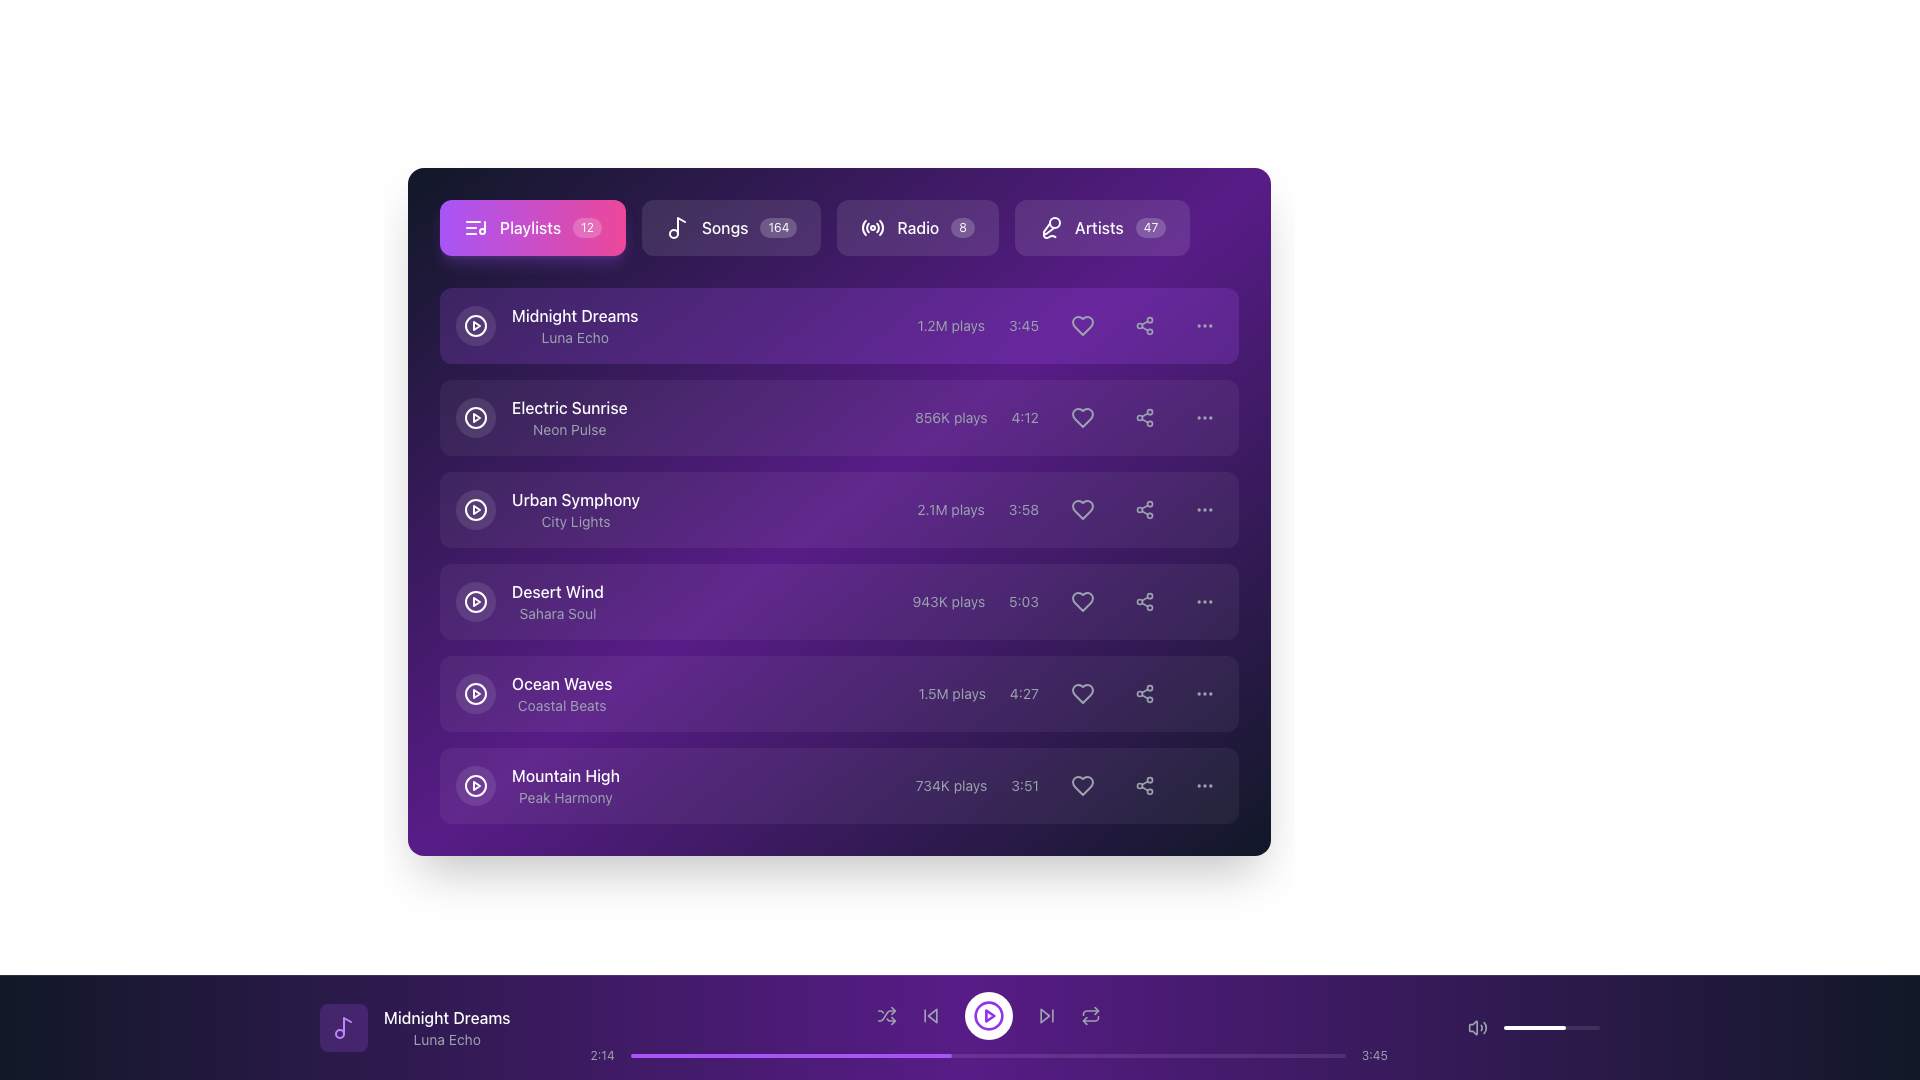  Describe the element at coordinates (950, 785) in the screenshot. I see `the Text label displaying the number of plays or listens for the last song in the playlist, which is positioned to the left of the duration label ('3:51') and above the heart icon` at that location.